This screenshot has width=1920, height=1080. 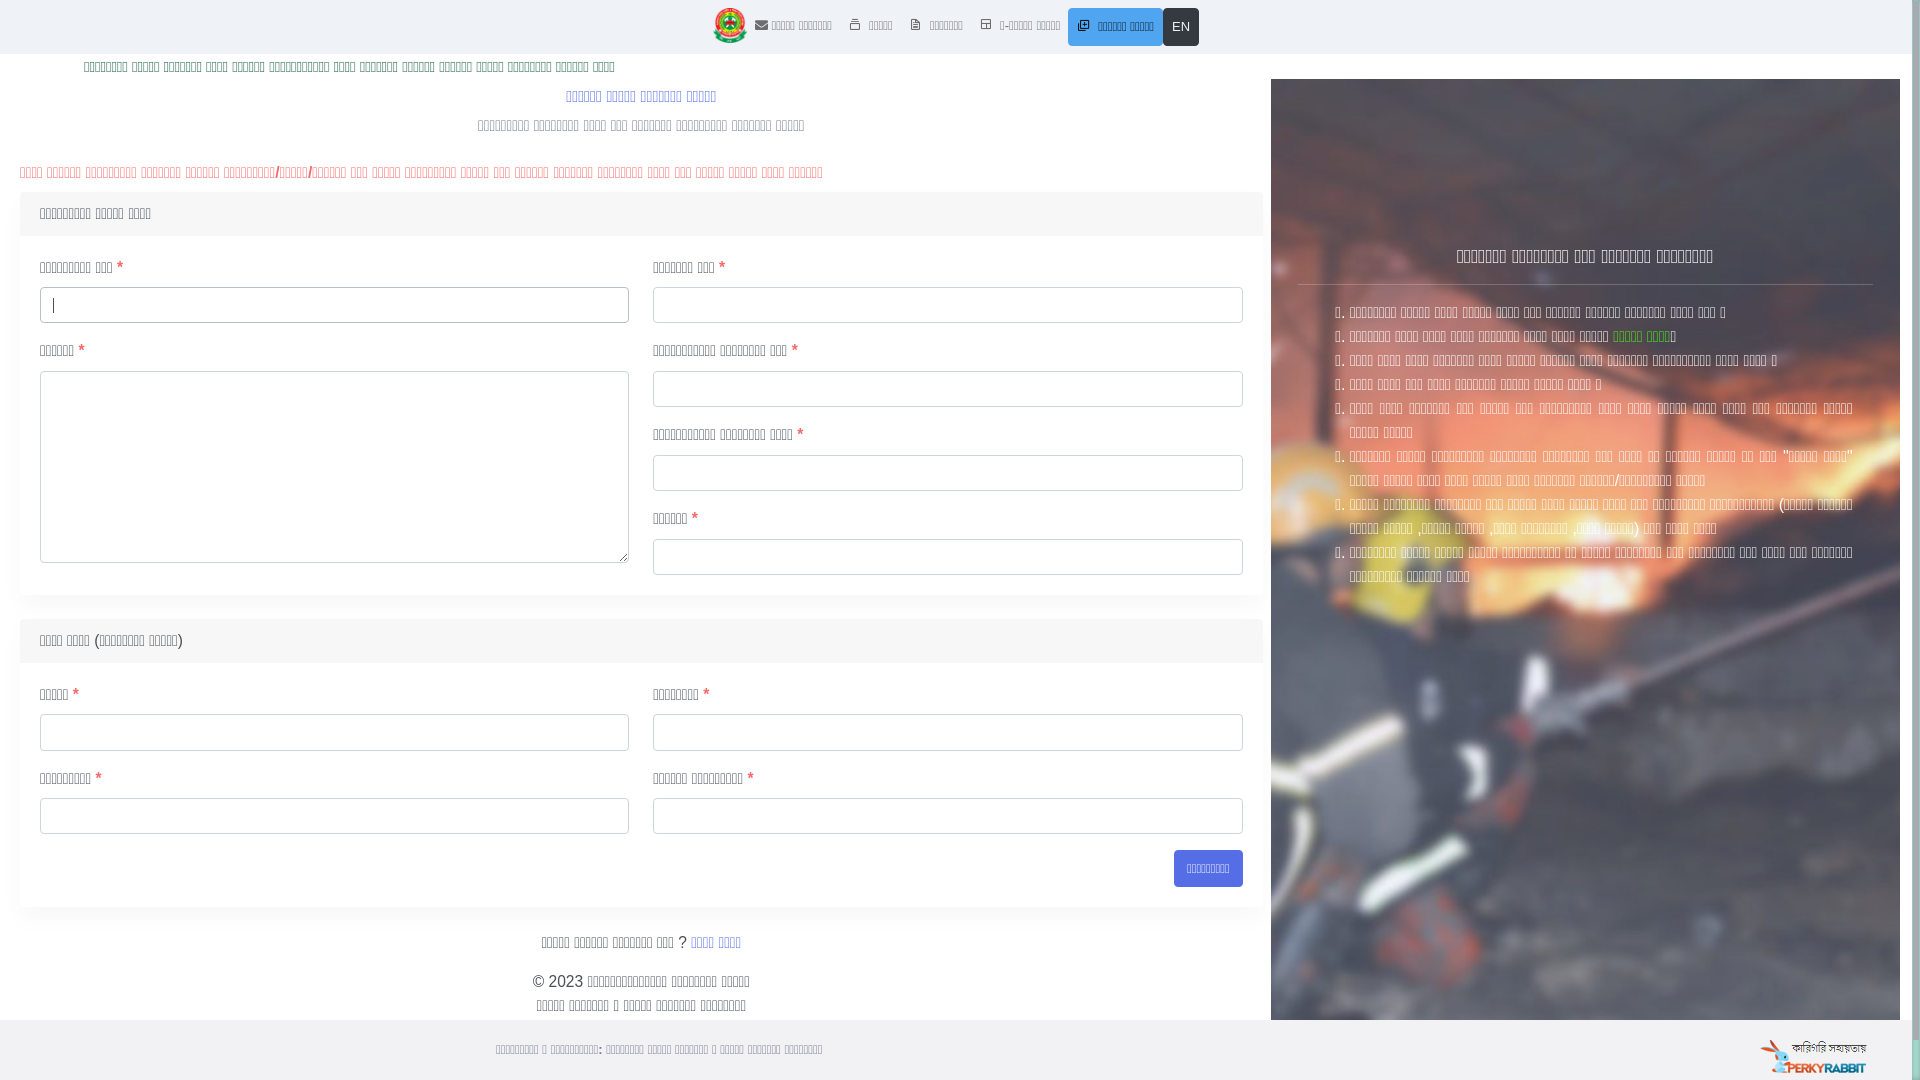 What do you see at coordinates (1180, 27) in the screenshot?
I see `'EN'` at bounding box center [1180, 27].